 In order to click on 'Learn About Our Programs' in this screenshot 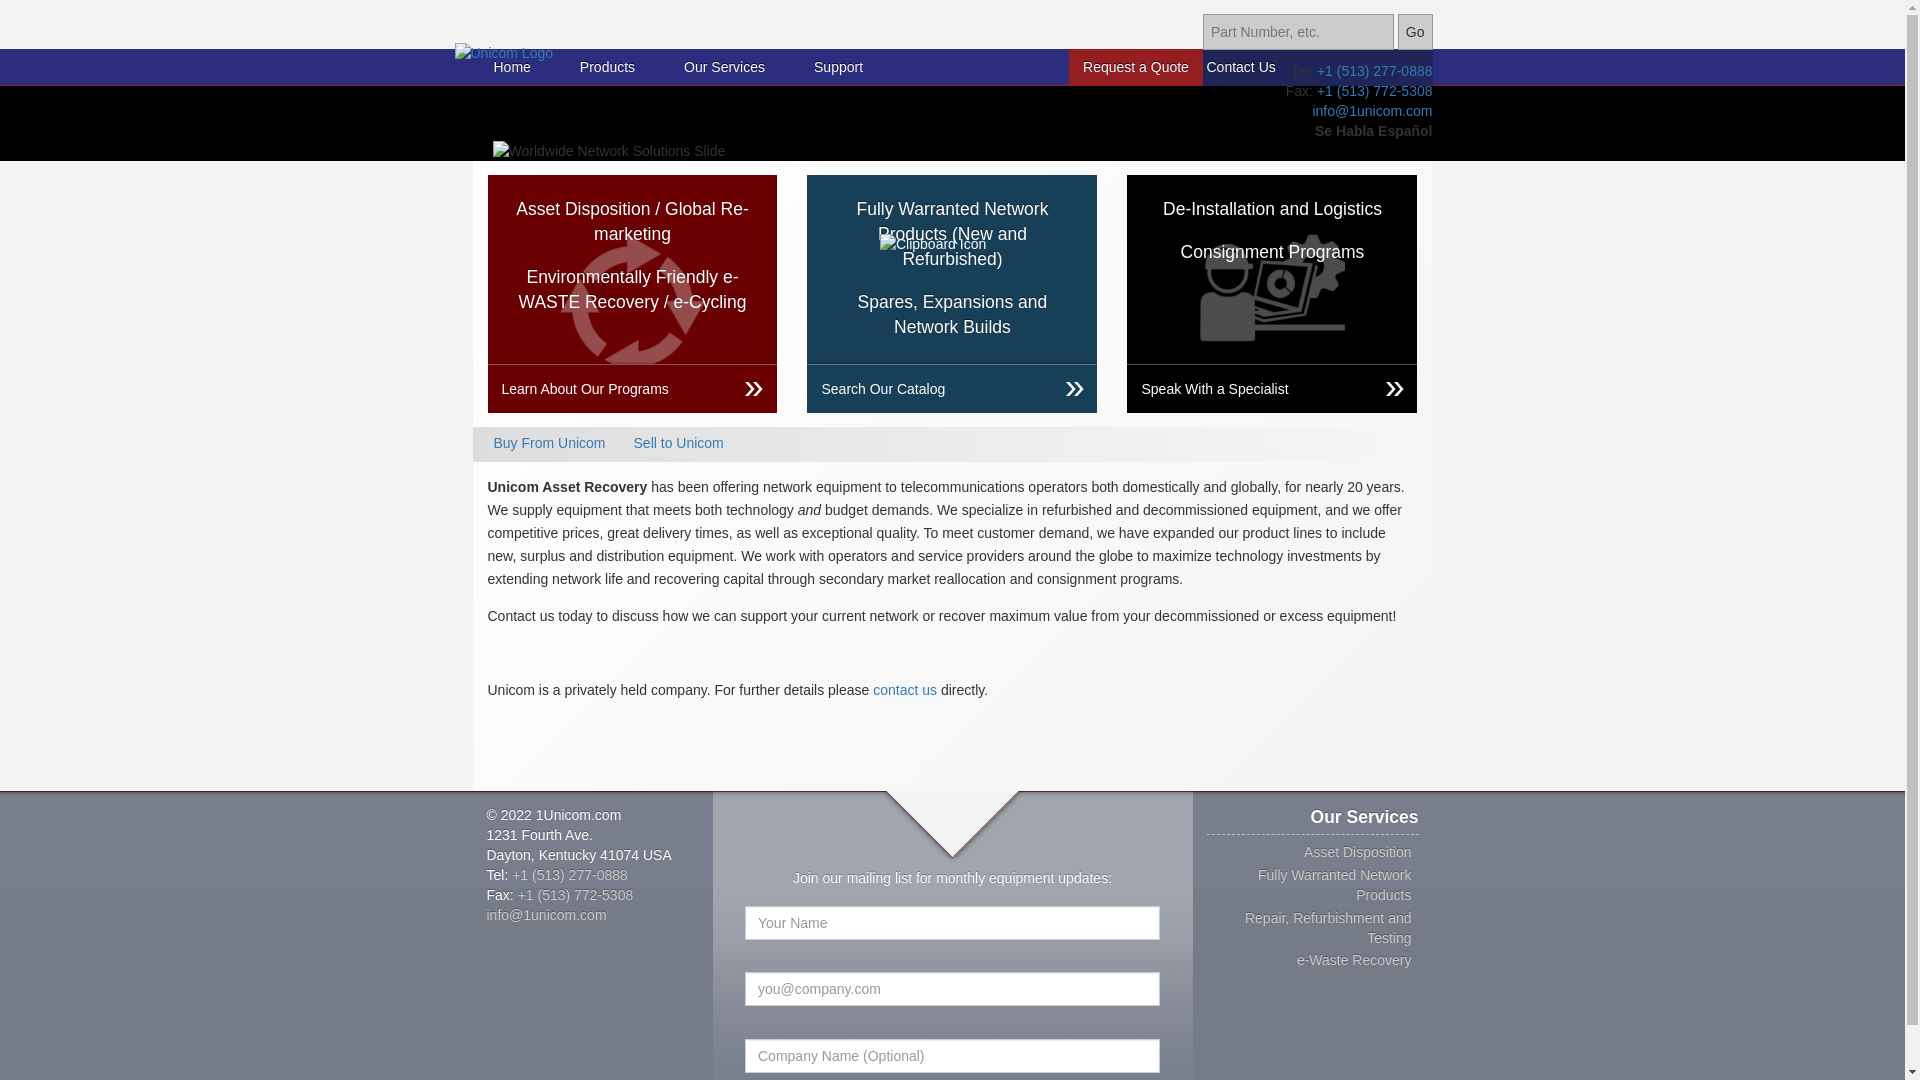, I will do `click(632, 388)`.